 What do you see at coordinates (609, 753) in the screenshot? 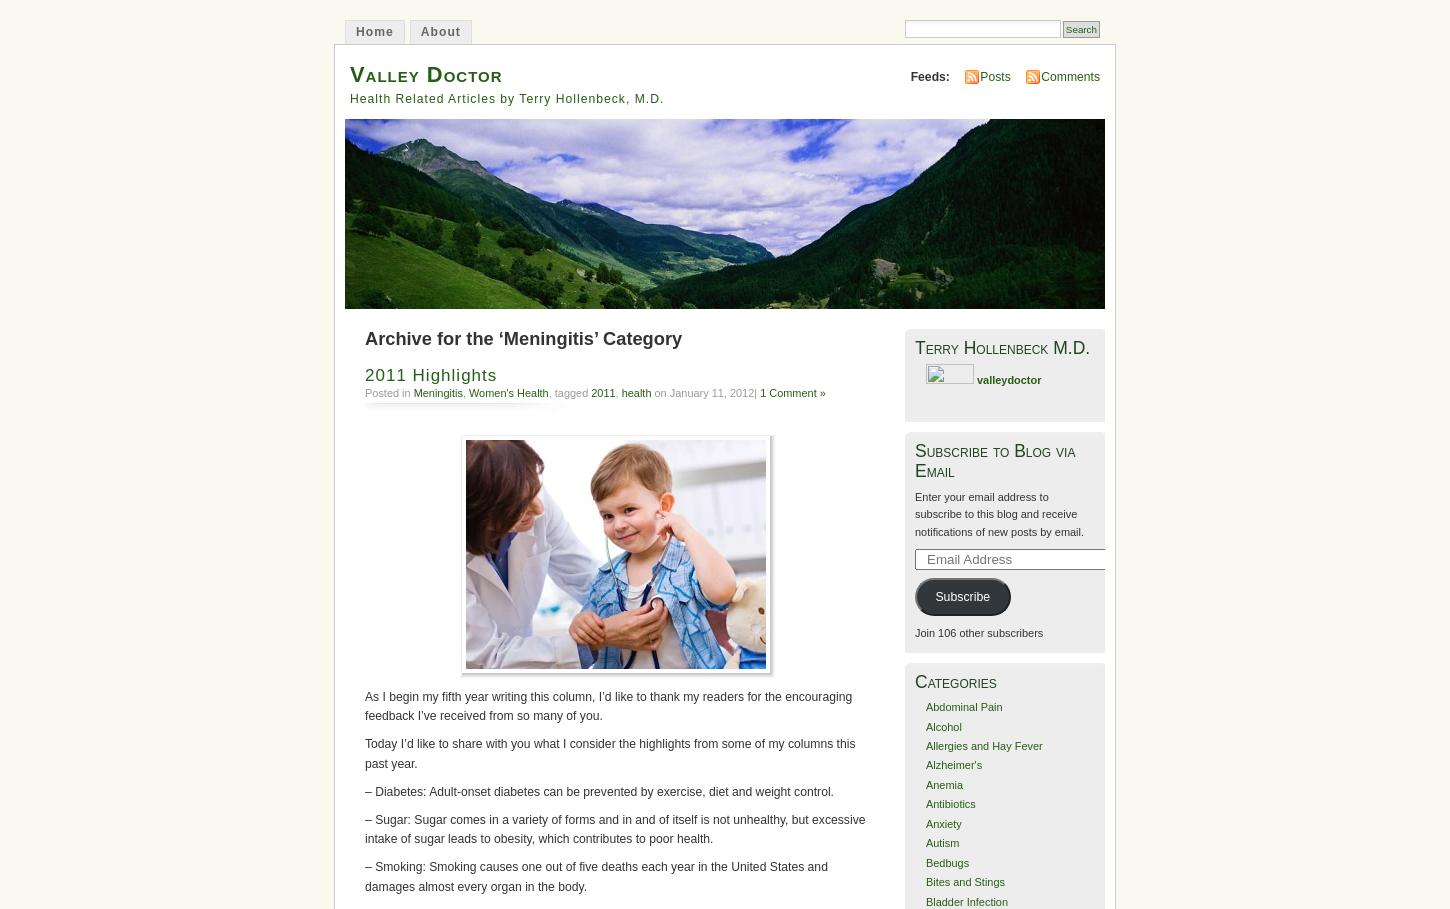
I see `'Today I’d like to share with you what I consider the highlights from some of my columns this past year.'` at bounding box center [609, 753].